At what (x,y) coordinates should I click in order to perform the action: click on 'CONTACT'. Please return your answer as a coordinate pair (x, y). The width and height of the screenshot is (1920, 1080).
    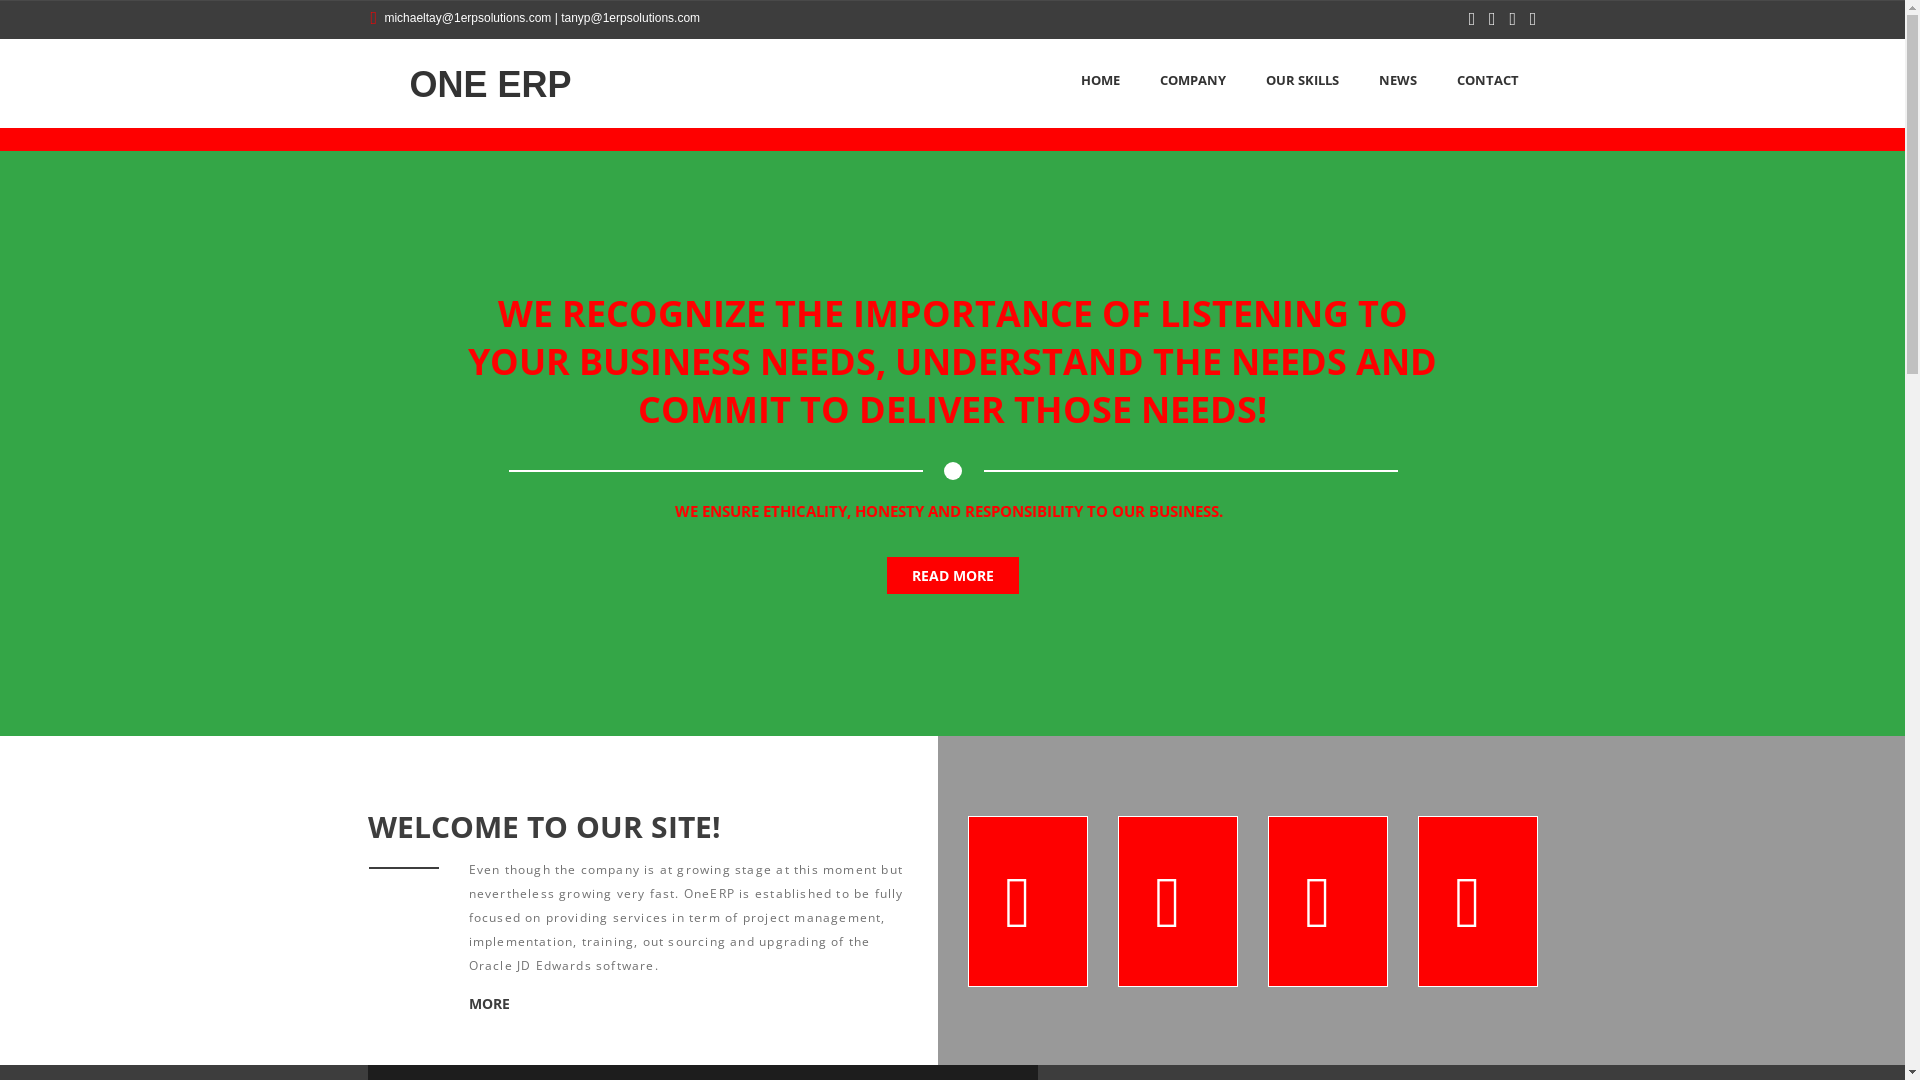
    Looking at the image, I should click on (1488, 79).